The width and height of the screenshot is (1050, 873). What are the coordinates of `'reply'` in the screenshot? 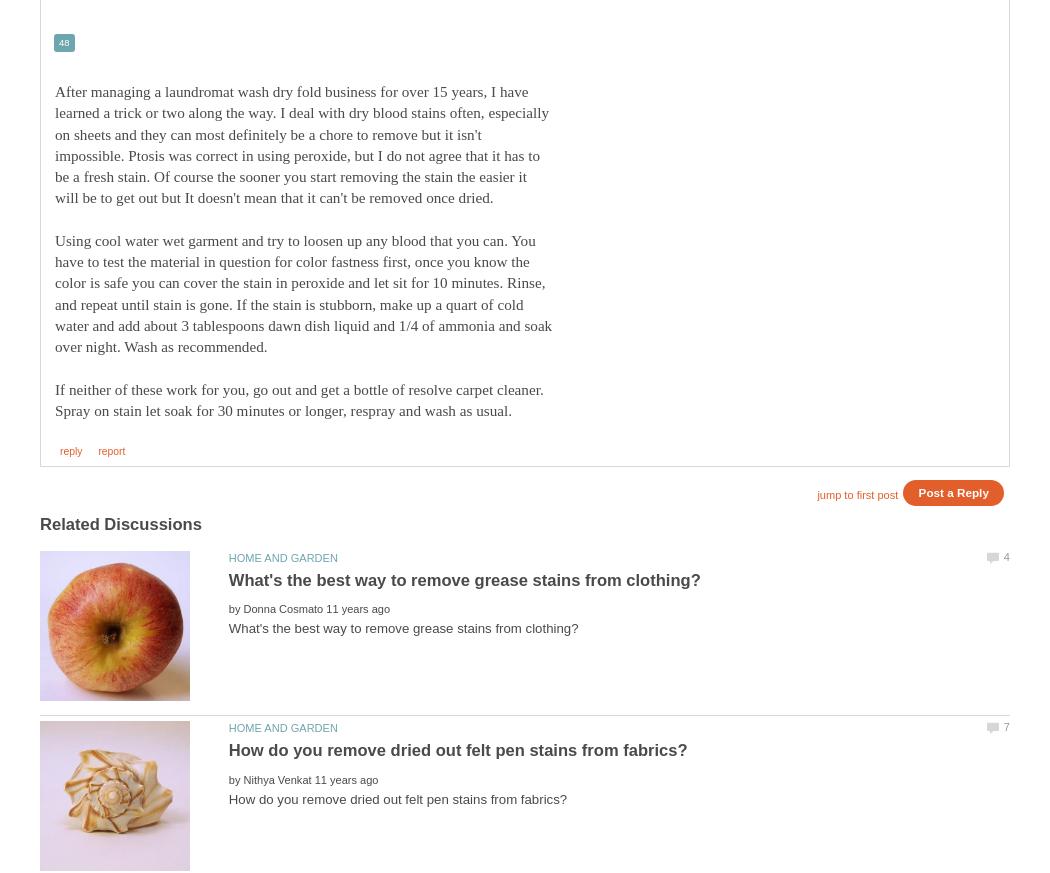 It's located at (69, 451).